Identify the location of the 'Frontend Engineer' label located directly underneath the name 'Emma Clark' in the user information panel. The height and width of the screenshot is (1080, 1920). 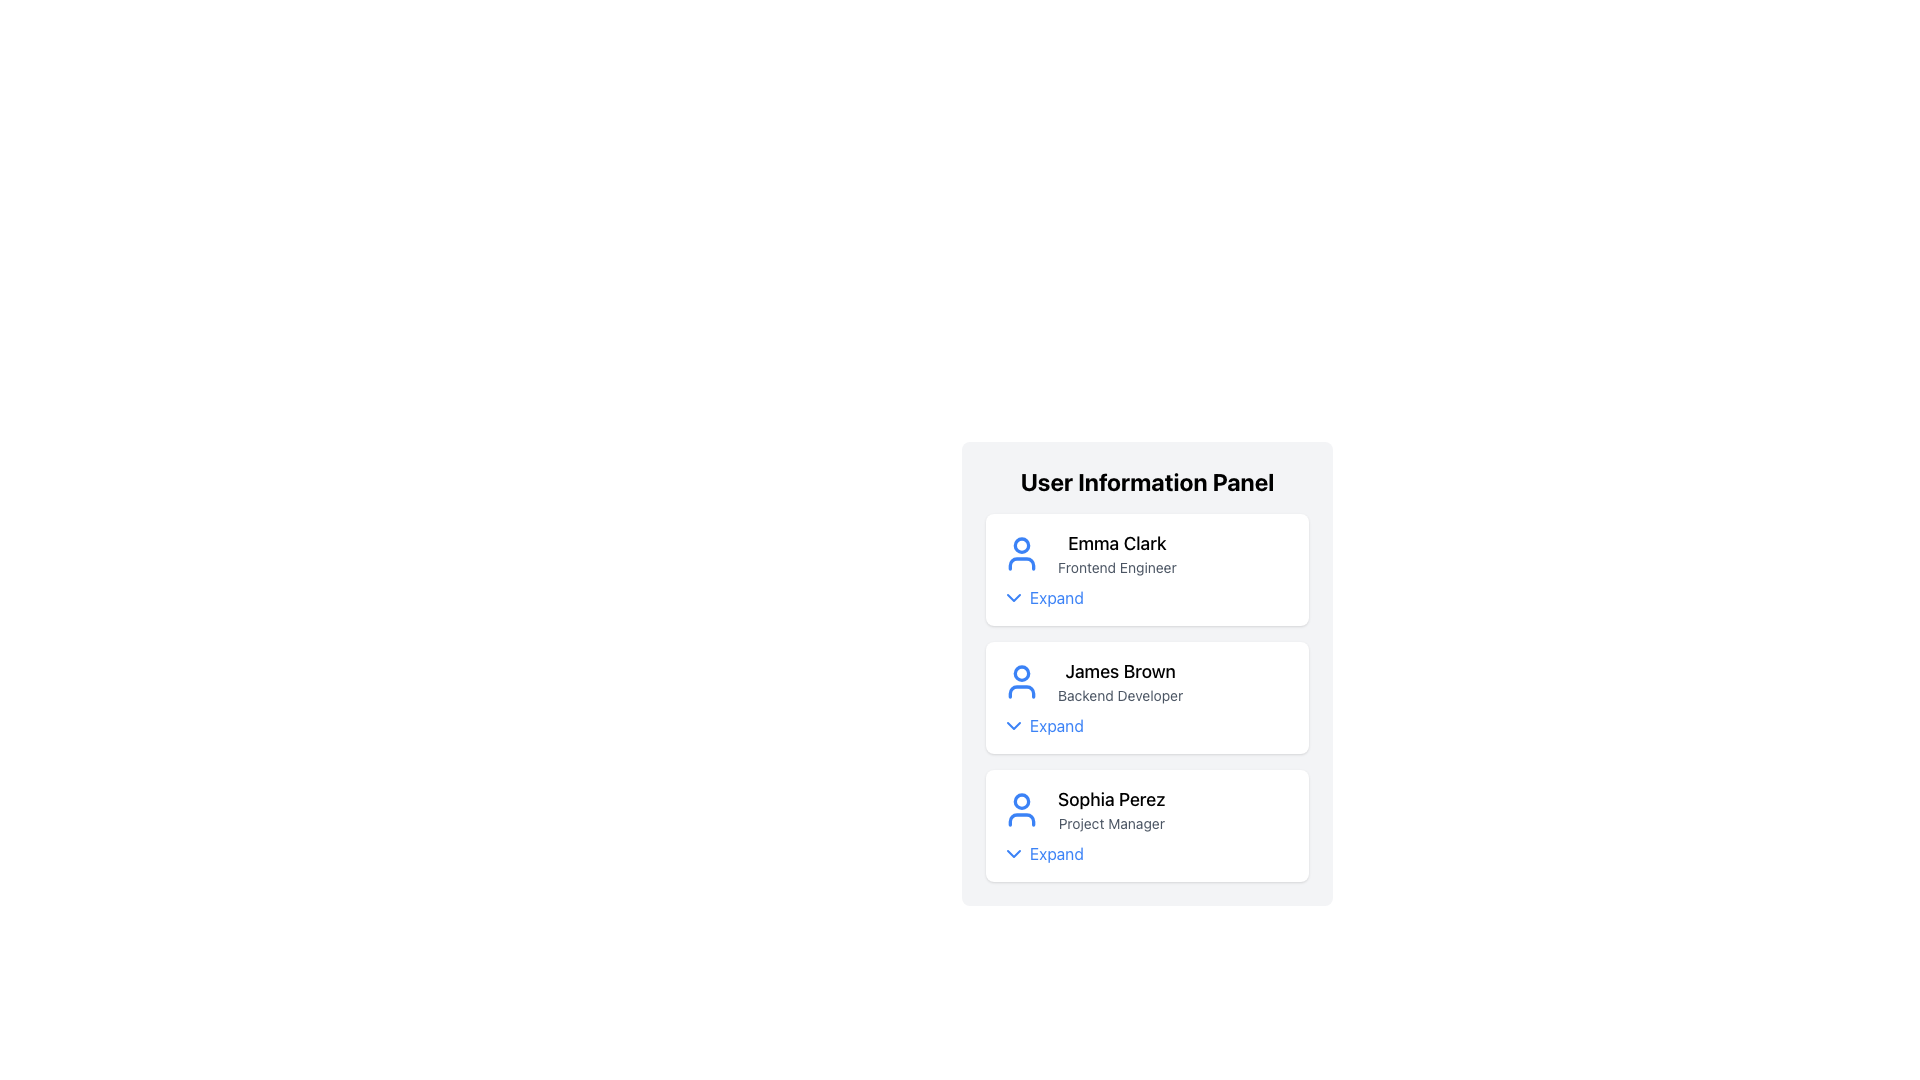
(1116, 567).